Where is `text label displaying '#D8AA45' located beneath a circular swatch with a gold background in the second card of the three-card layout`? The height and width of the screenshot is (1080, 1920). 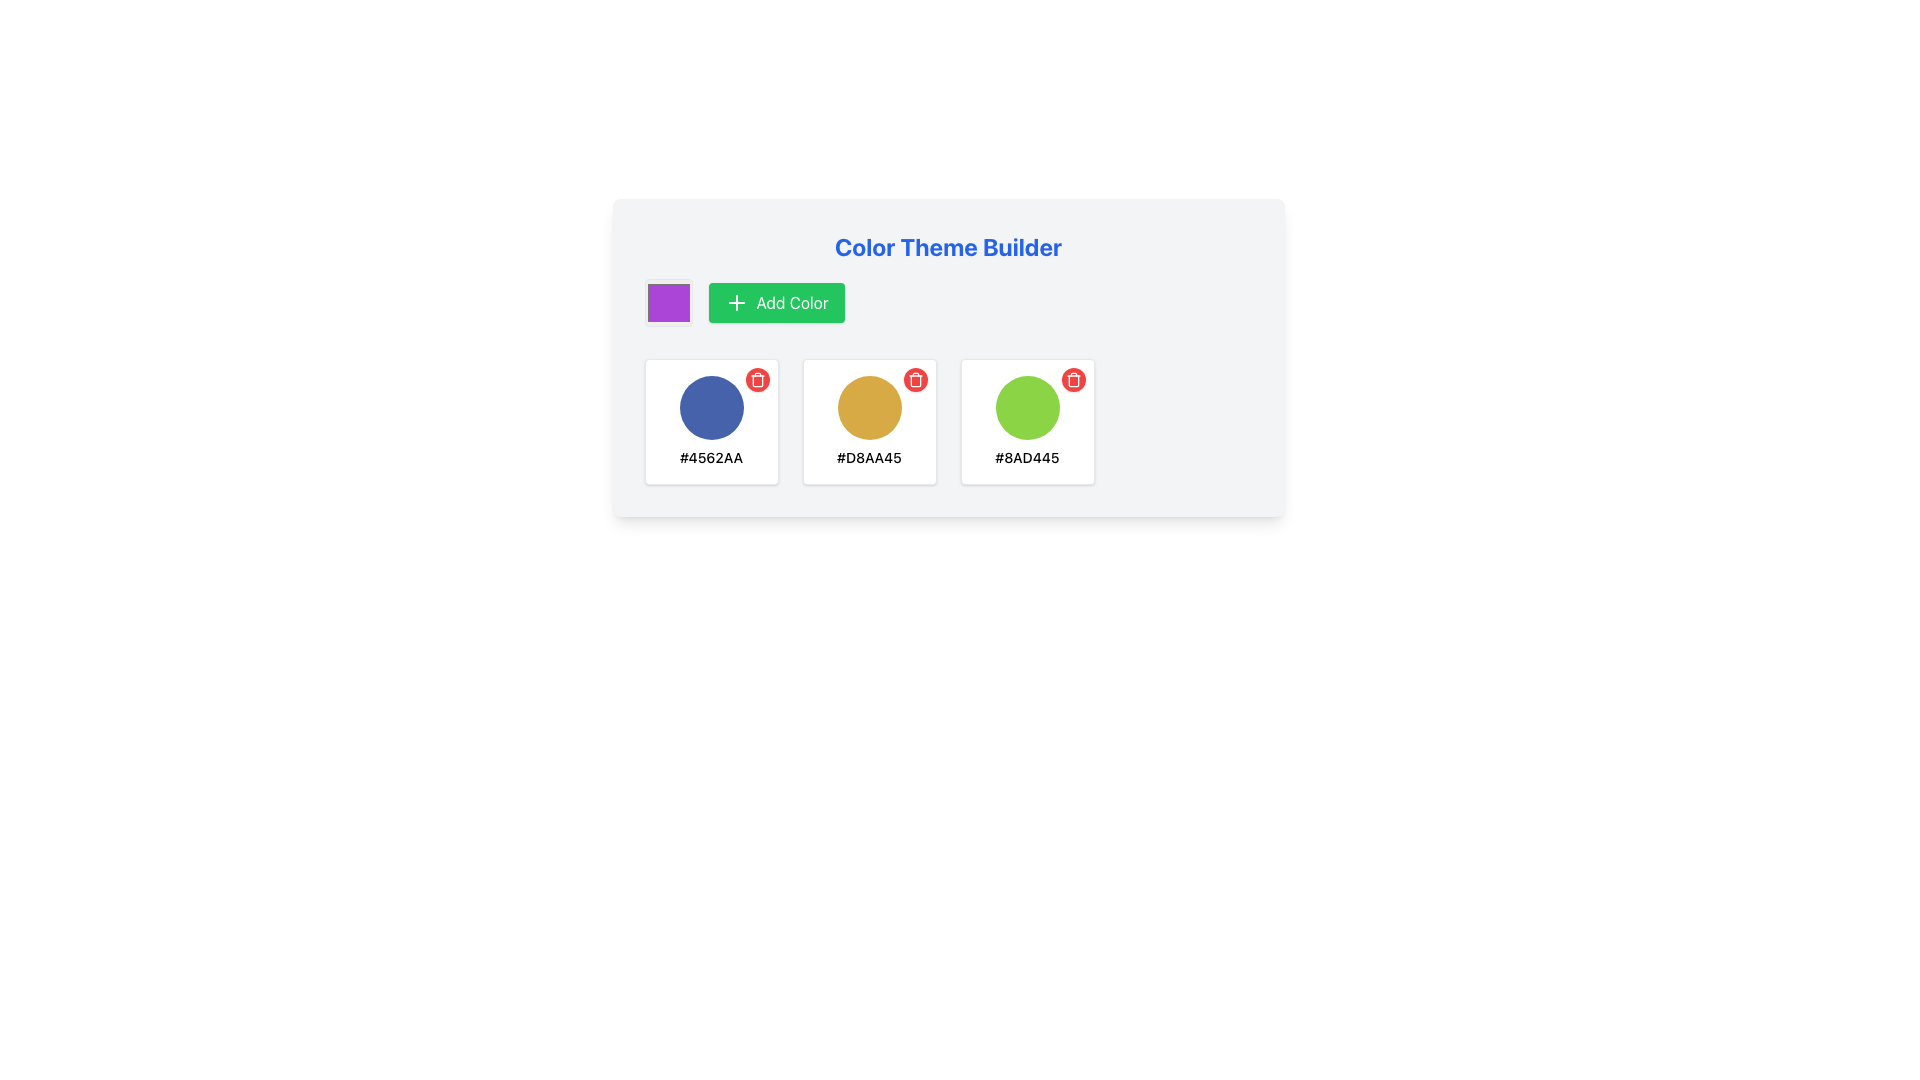
text label displaying '#D8AA45' located beneath a circular swatch with a gold background in the second card of the three-card layout is located at coordinates (869, 458).